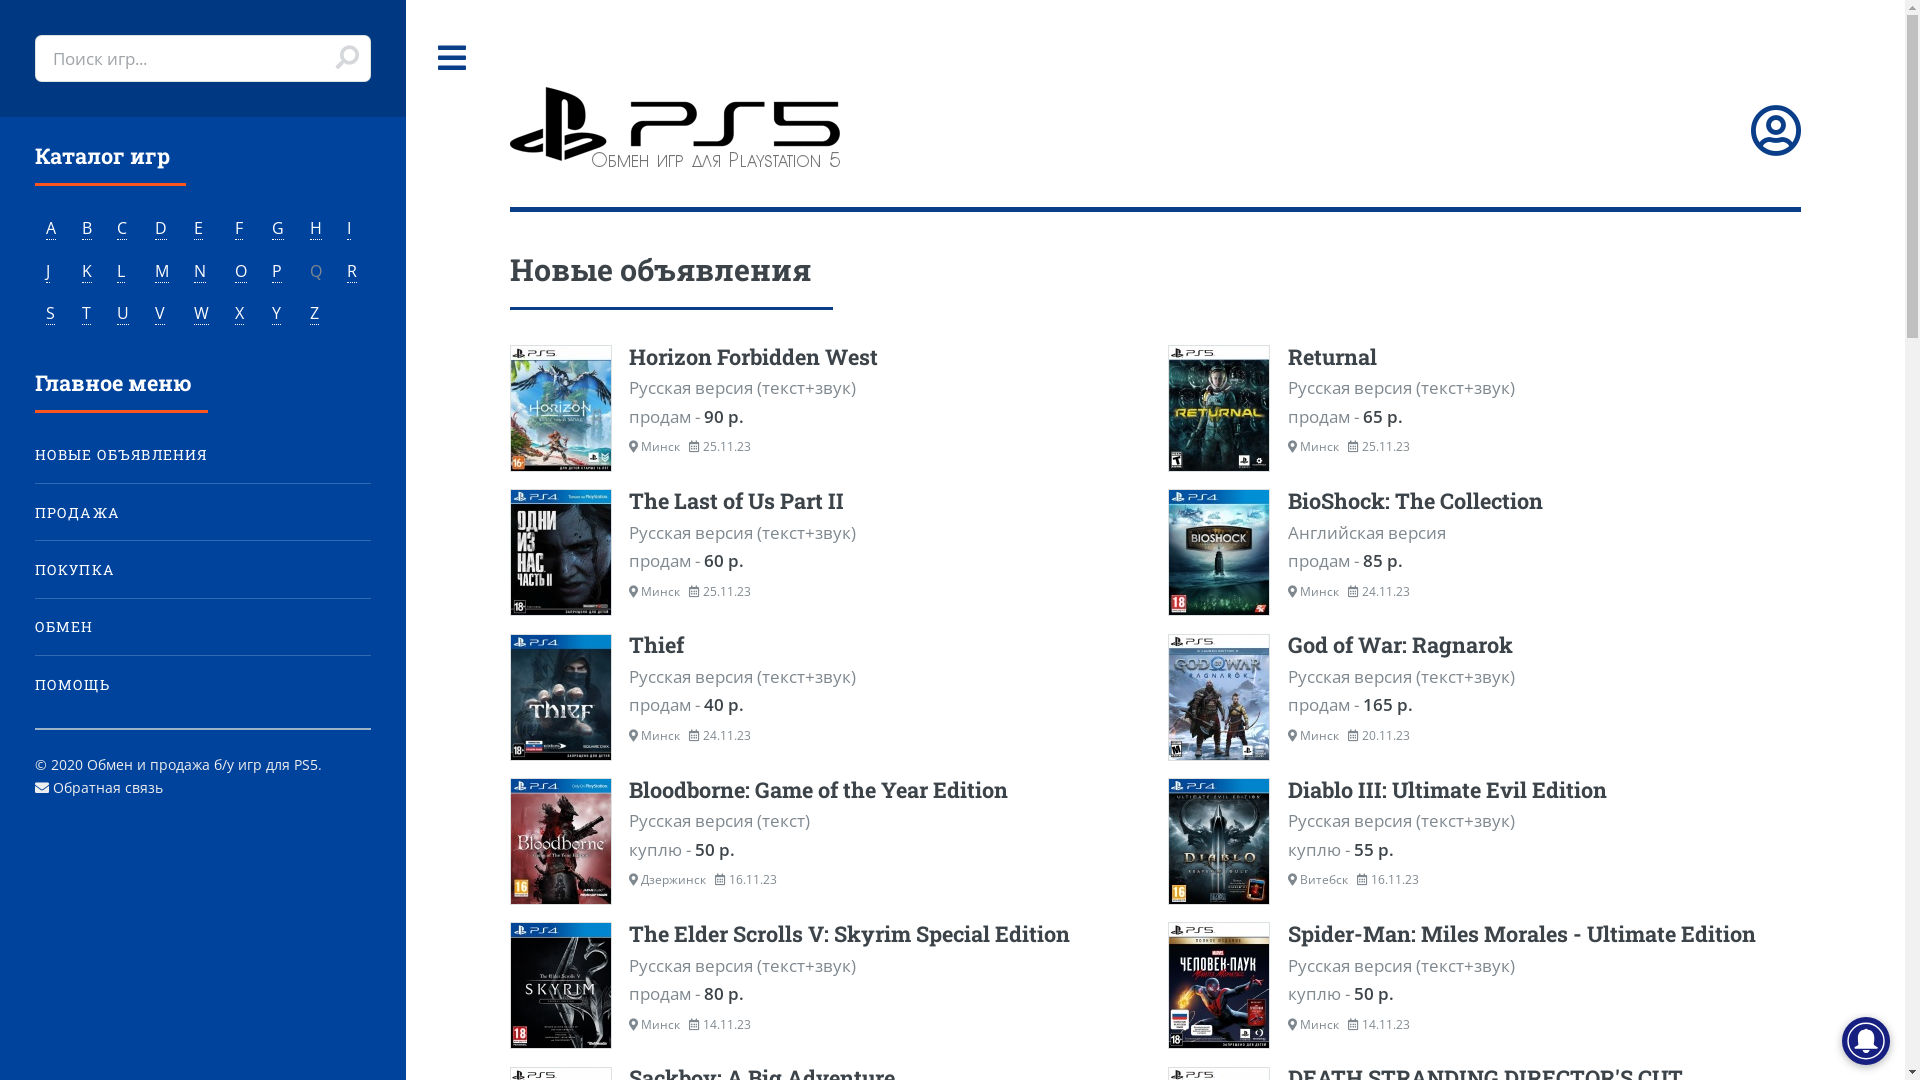  Describe the element at coordinates (85, 271) in the screenshot. I see `'K'` at that location.